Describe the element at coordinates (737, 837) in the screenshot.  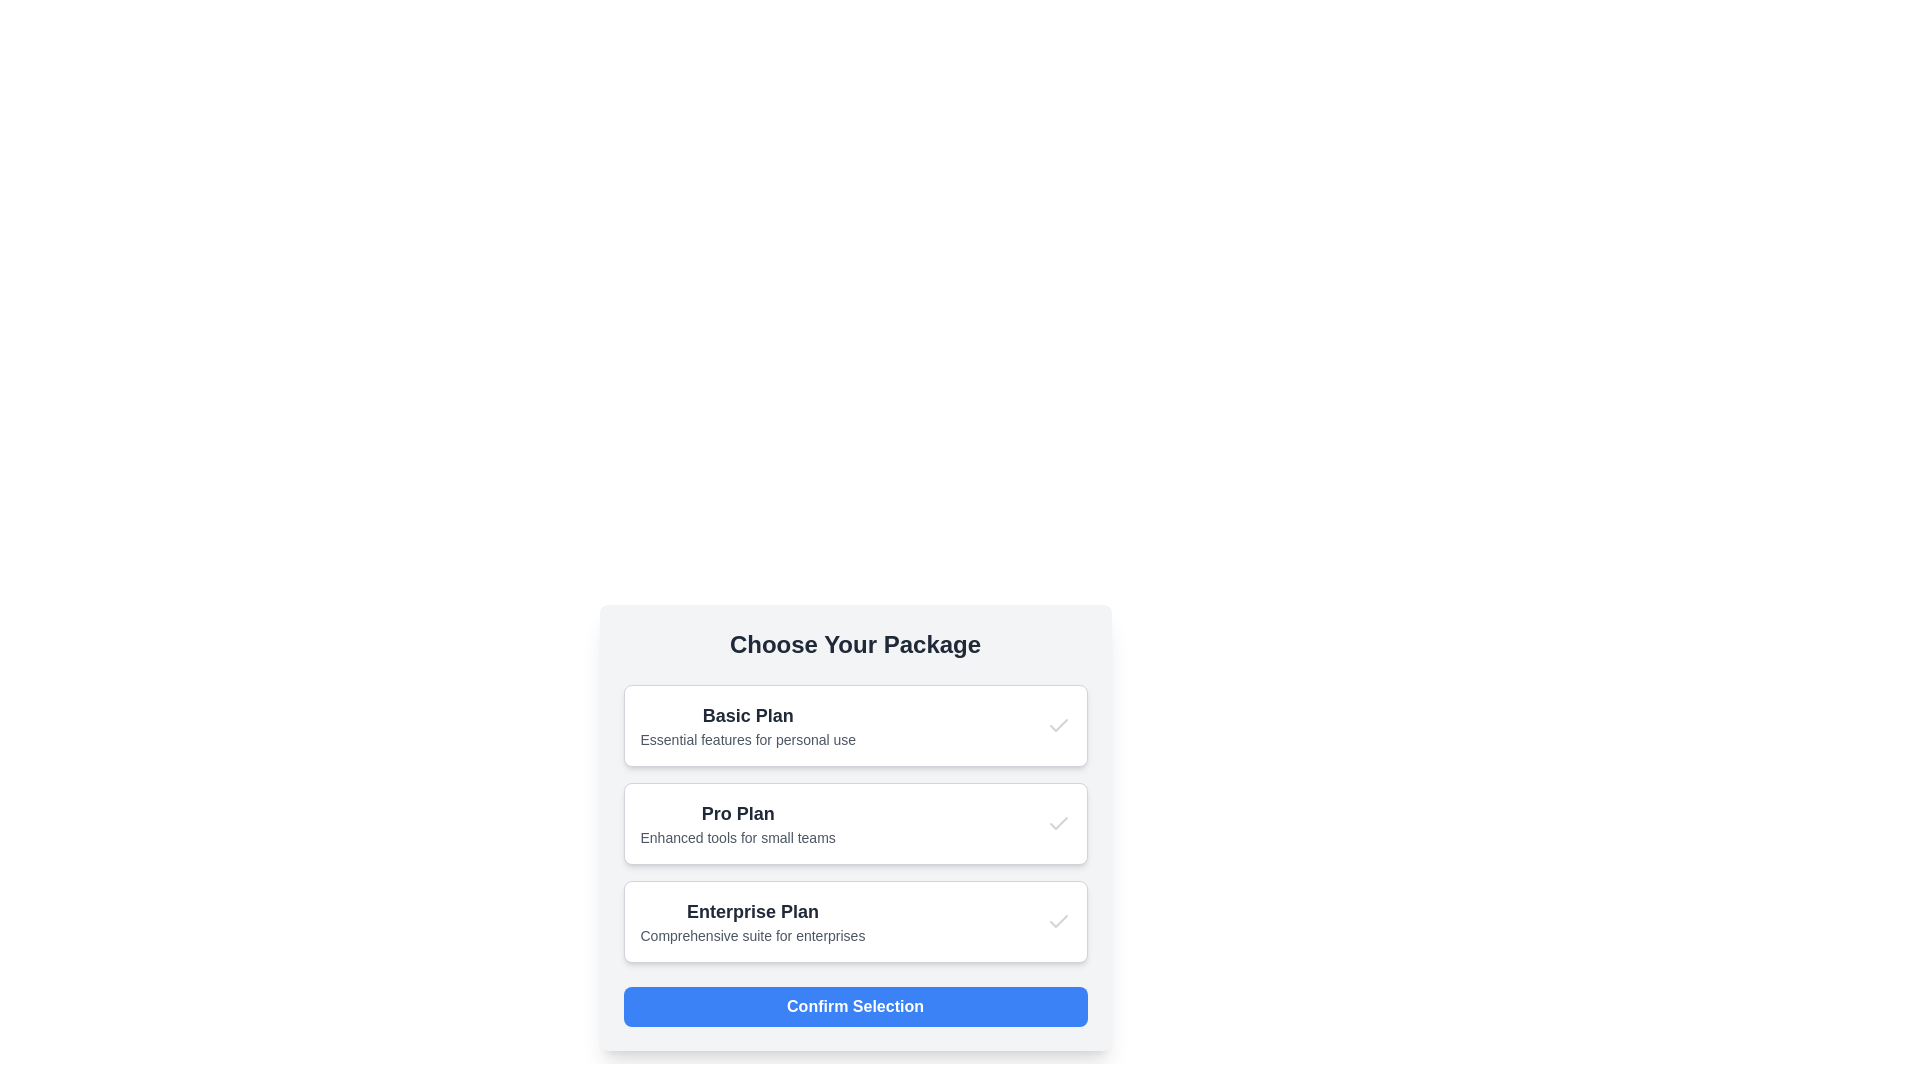
I see `text label 'Enhanced tools for small teams' located beneath the 'Pro Plan' heading in the second card of the package selection interface` at that location.